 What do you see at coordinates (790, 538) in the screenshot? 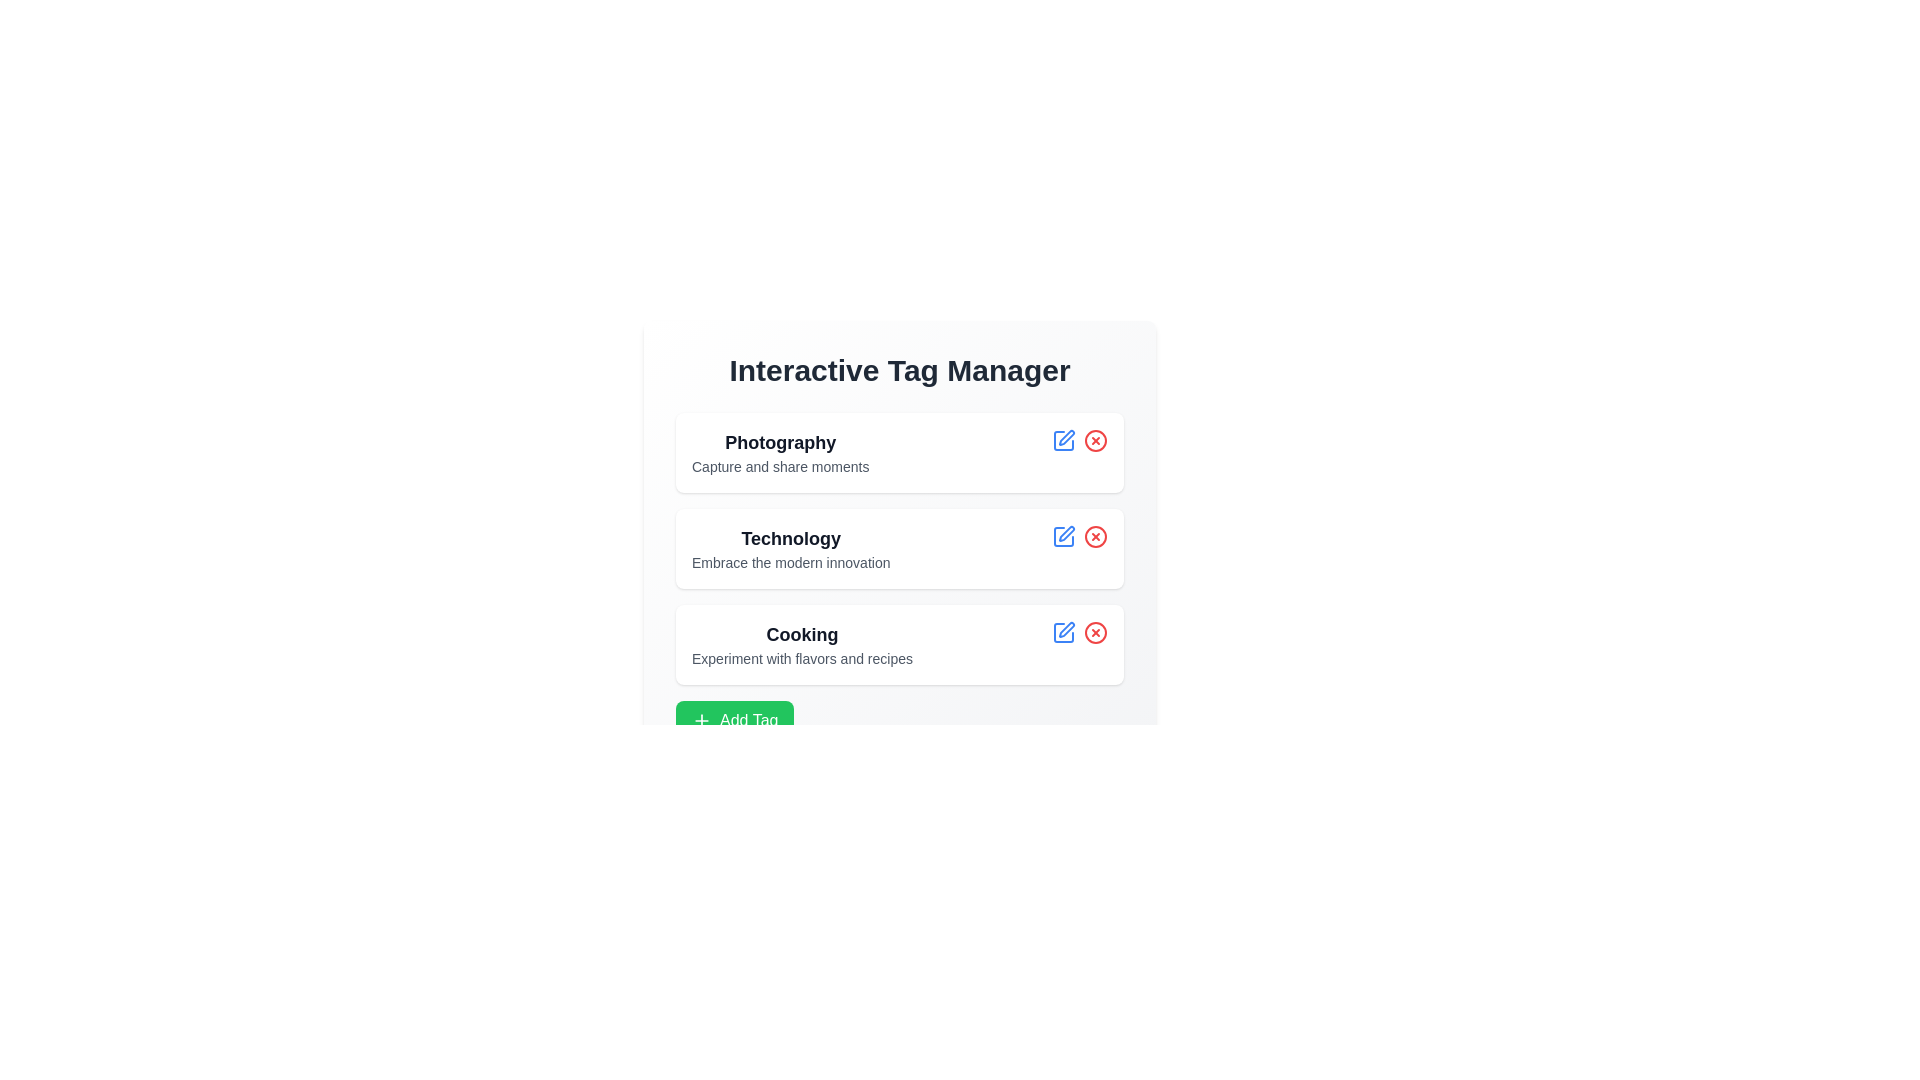
I see `the bold text label reading 'Technology', which is styled with a larger font size and dark gray color, located between 'Photography' and 'Cooking'` at bounding box center [790, 538].